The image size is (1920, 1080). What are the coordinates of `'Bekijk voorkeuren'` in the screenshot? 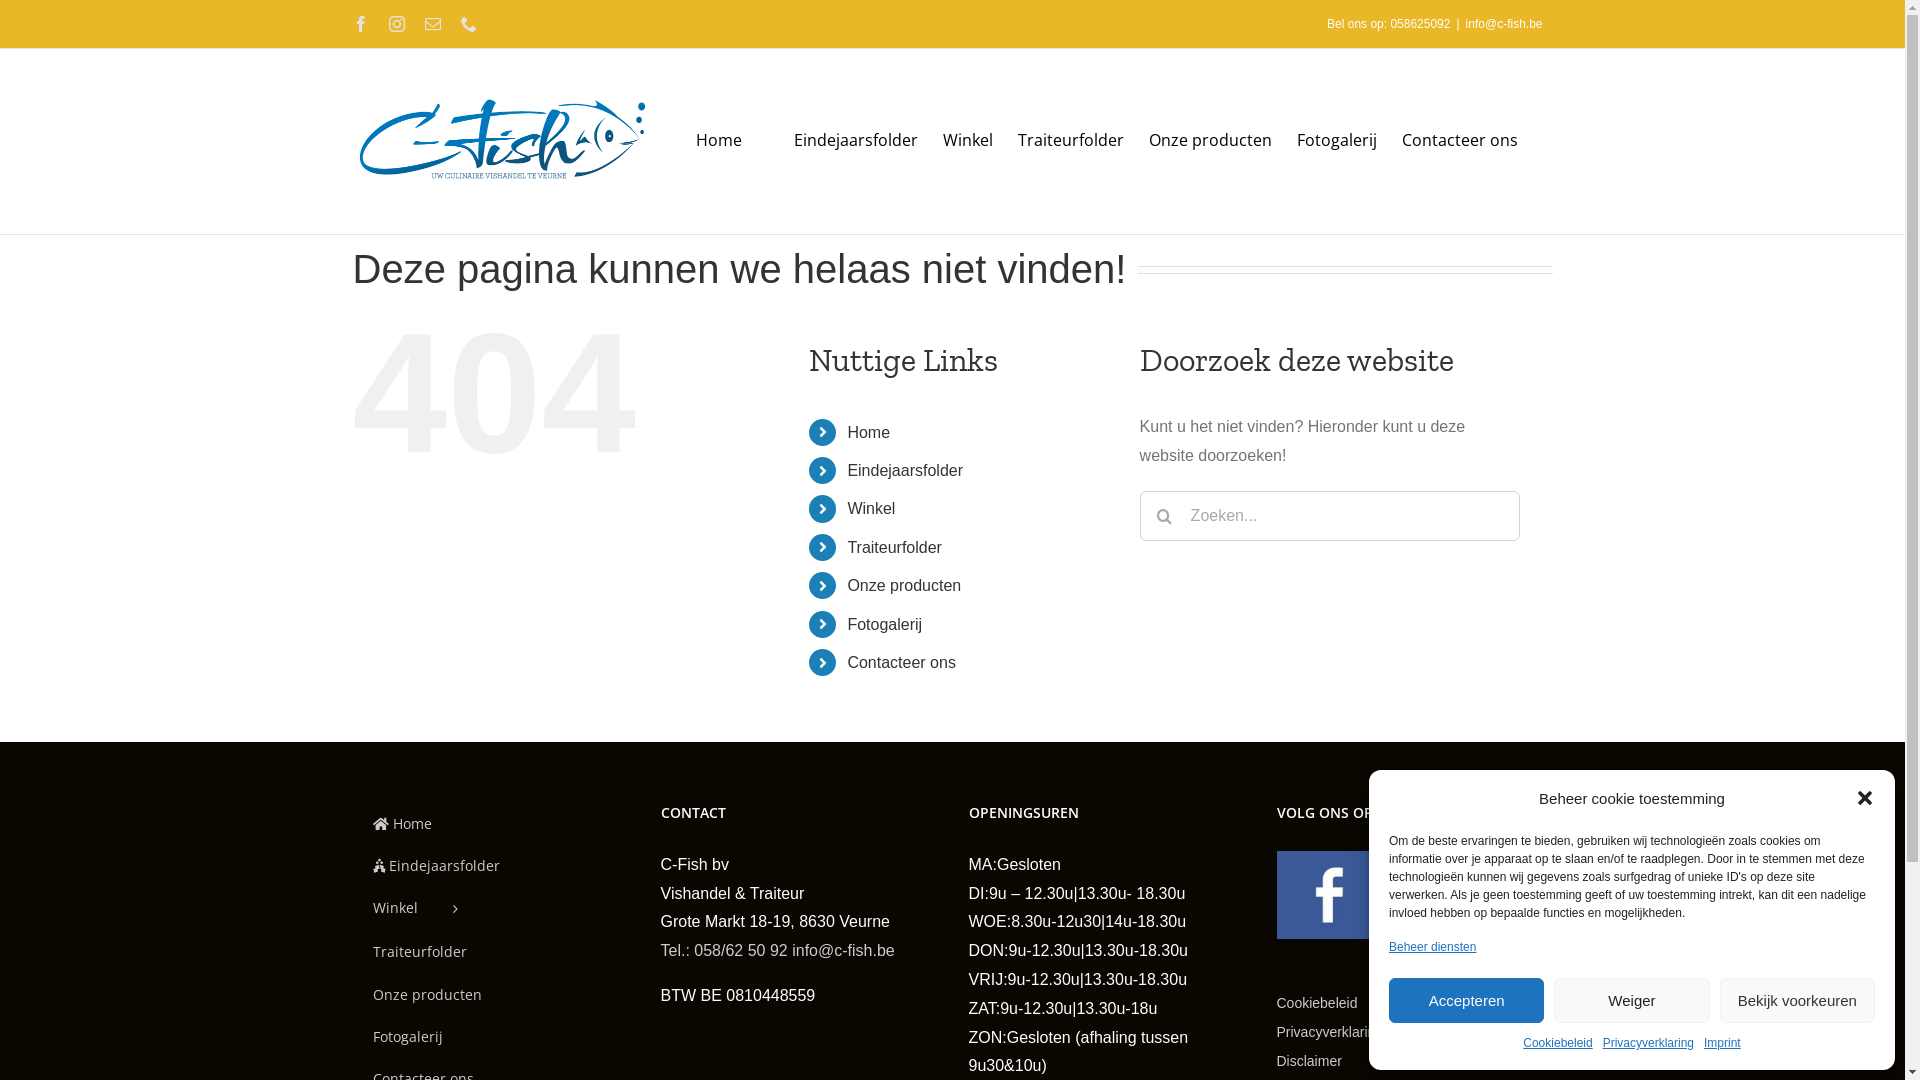 It's located at (1797, 1000).